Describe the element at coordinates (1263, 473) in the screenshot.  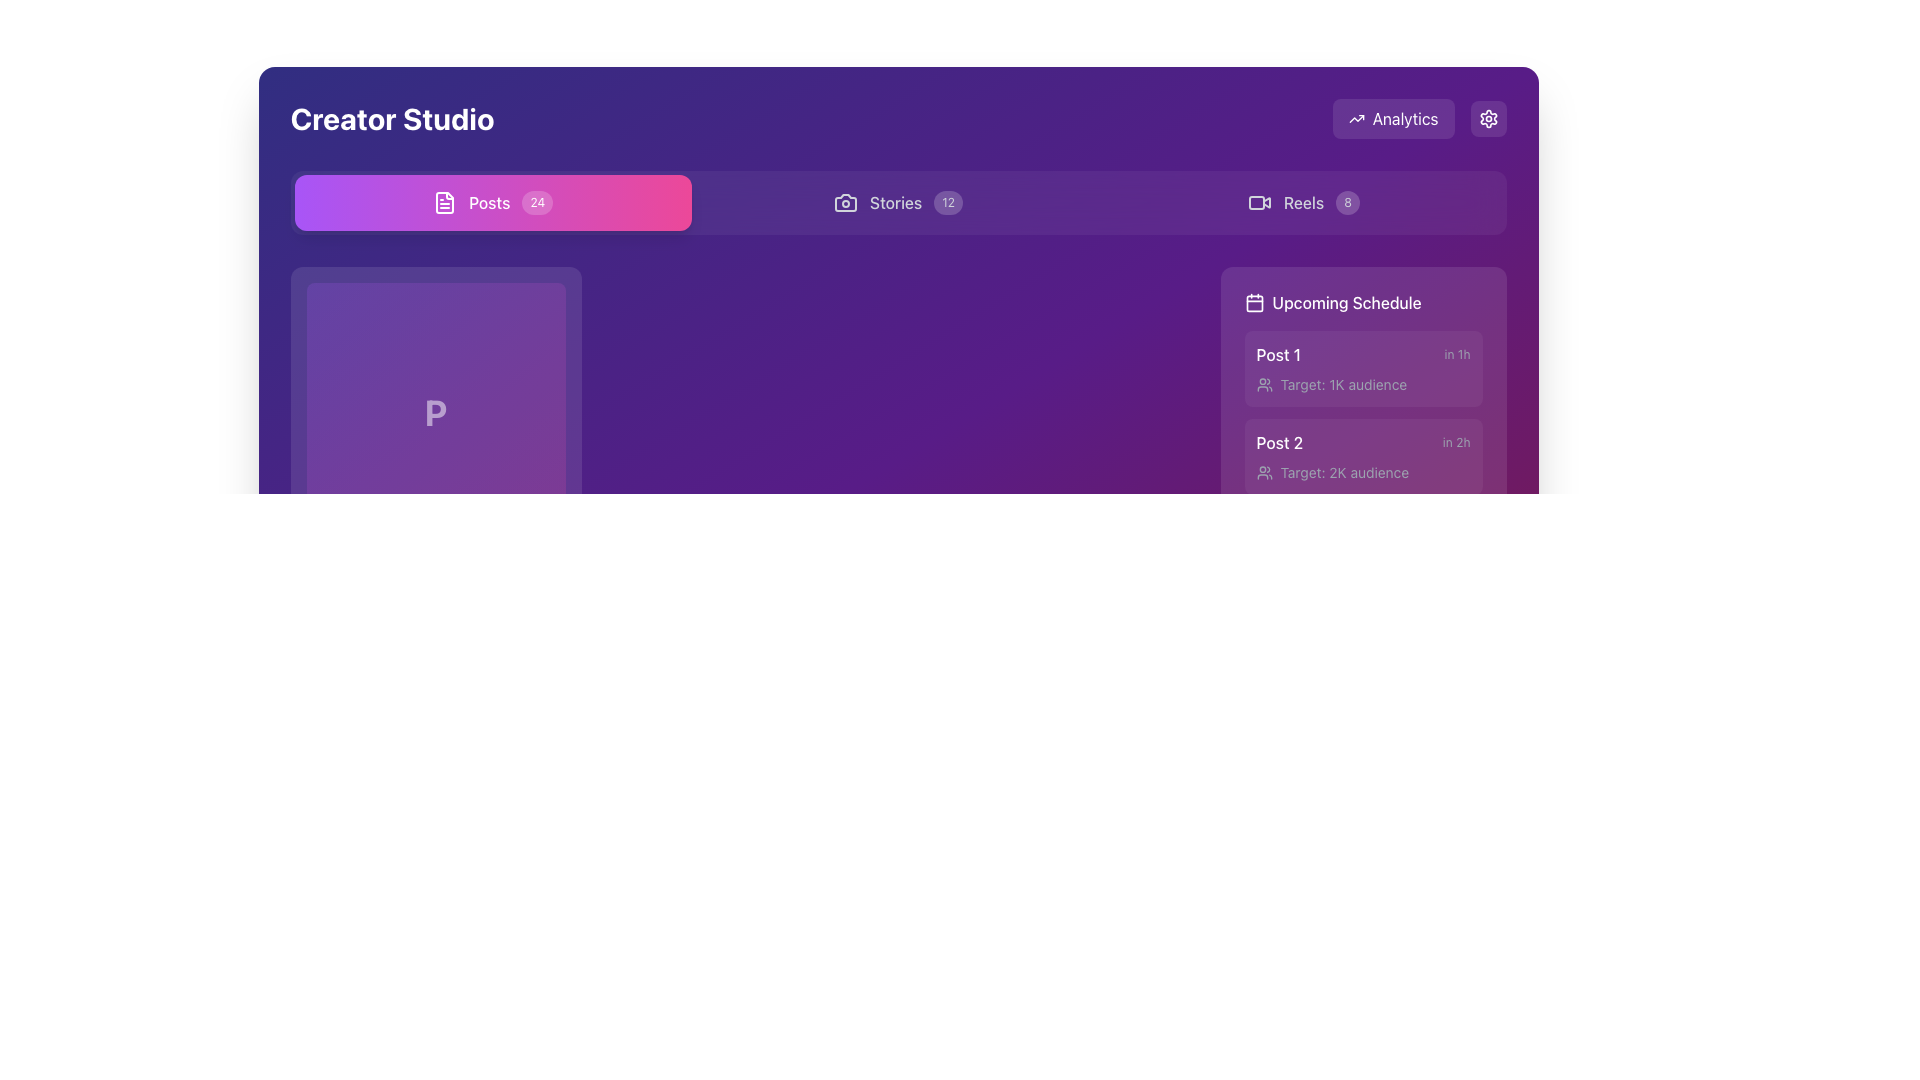
I see `the text adjacent to the user group icon located next to 'Target: 2K audience' in the 'Upcoming Schedule' section of 'Post 2'` at that location.